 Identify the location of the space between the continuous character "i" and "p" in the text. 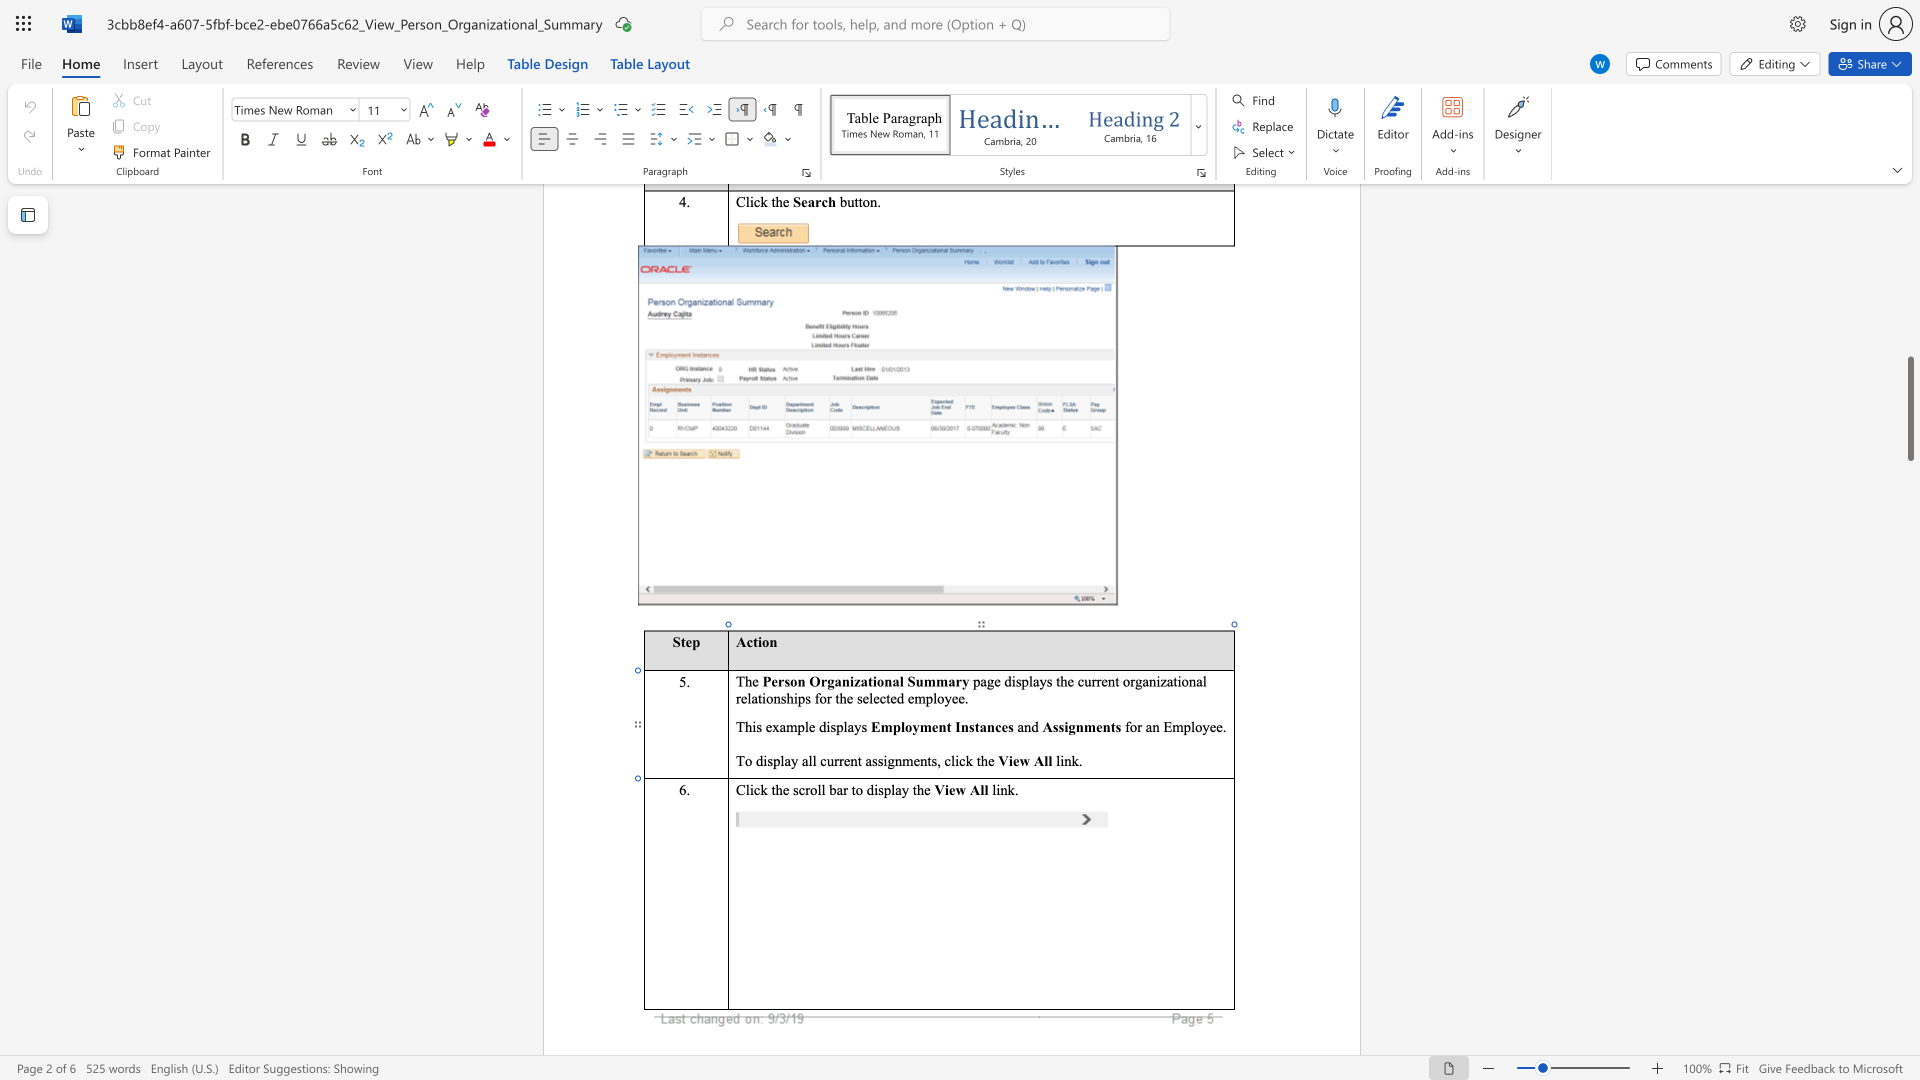
(797, 697).